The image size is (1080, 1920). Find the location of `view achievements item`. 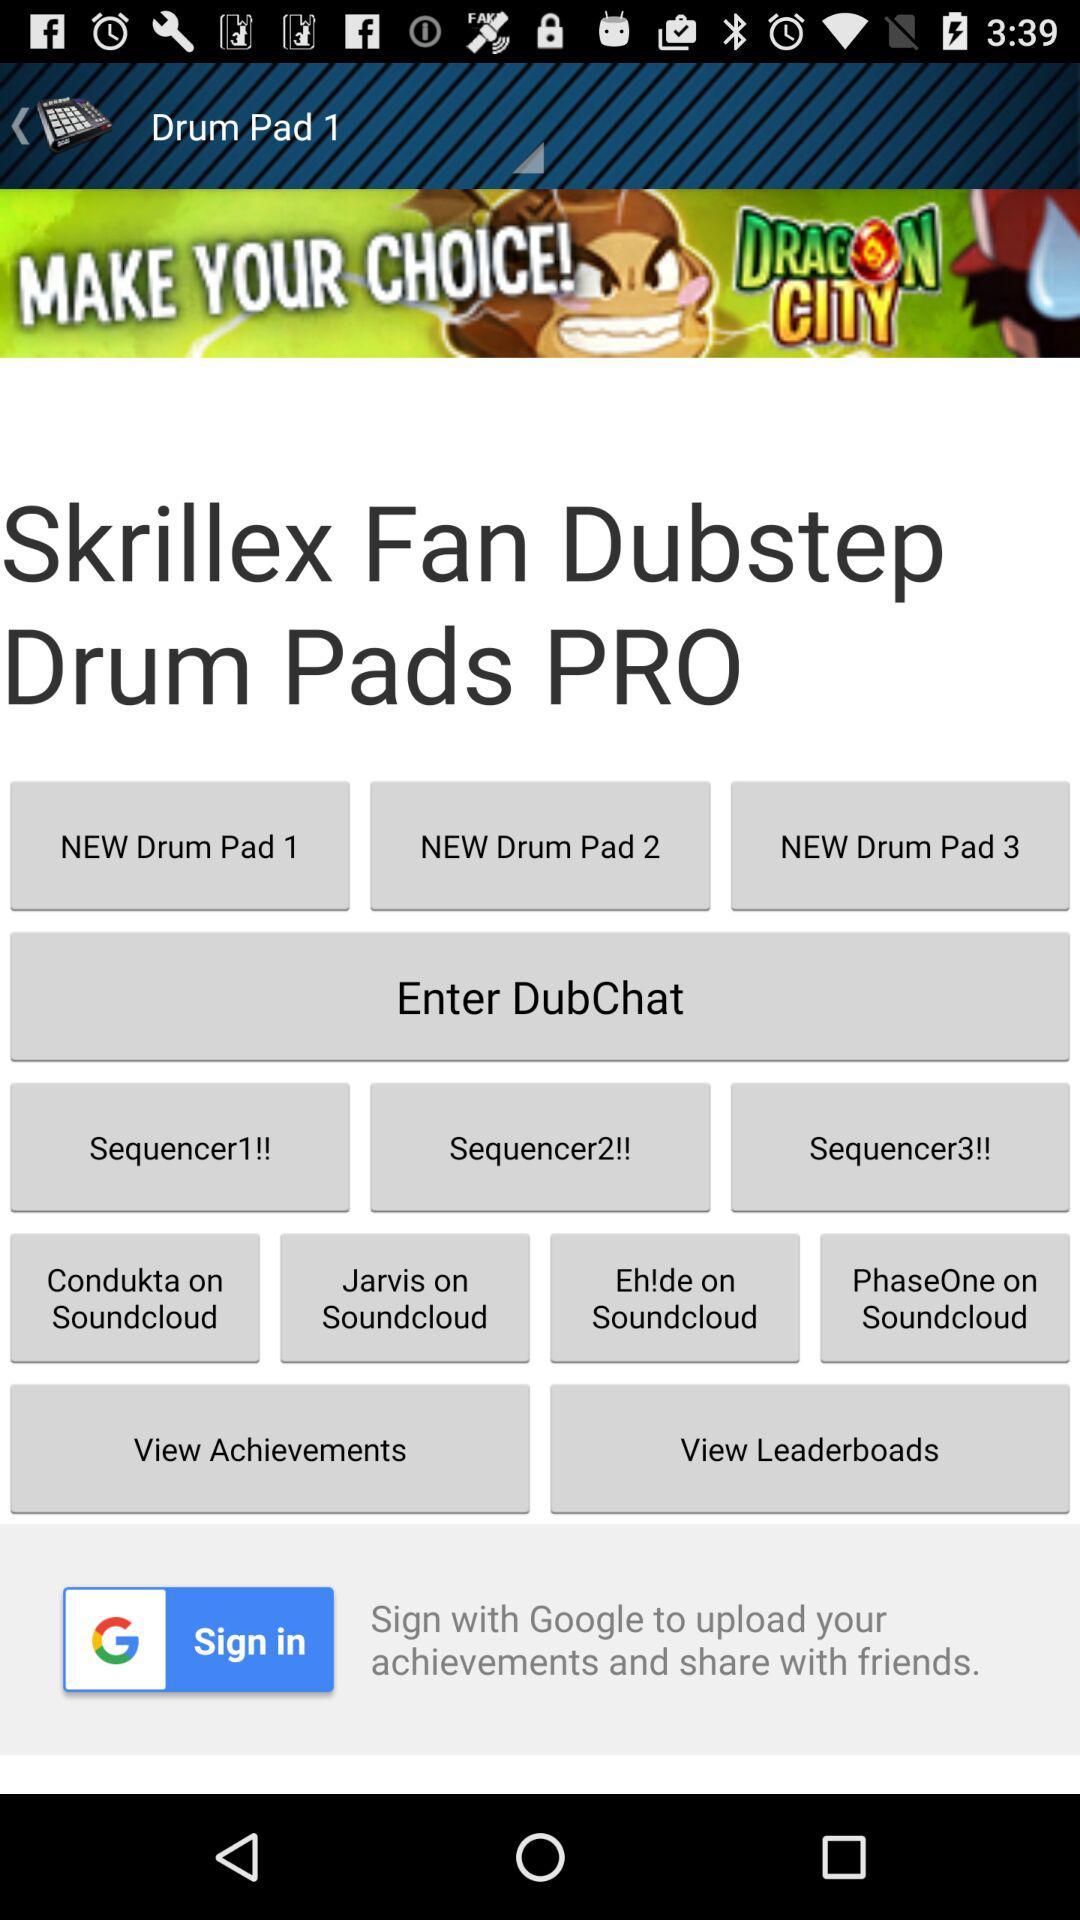

view achievements item is located at coordinates (270, 1448).